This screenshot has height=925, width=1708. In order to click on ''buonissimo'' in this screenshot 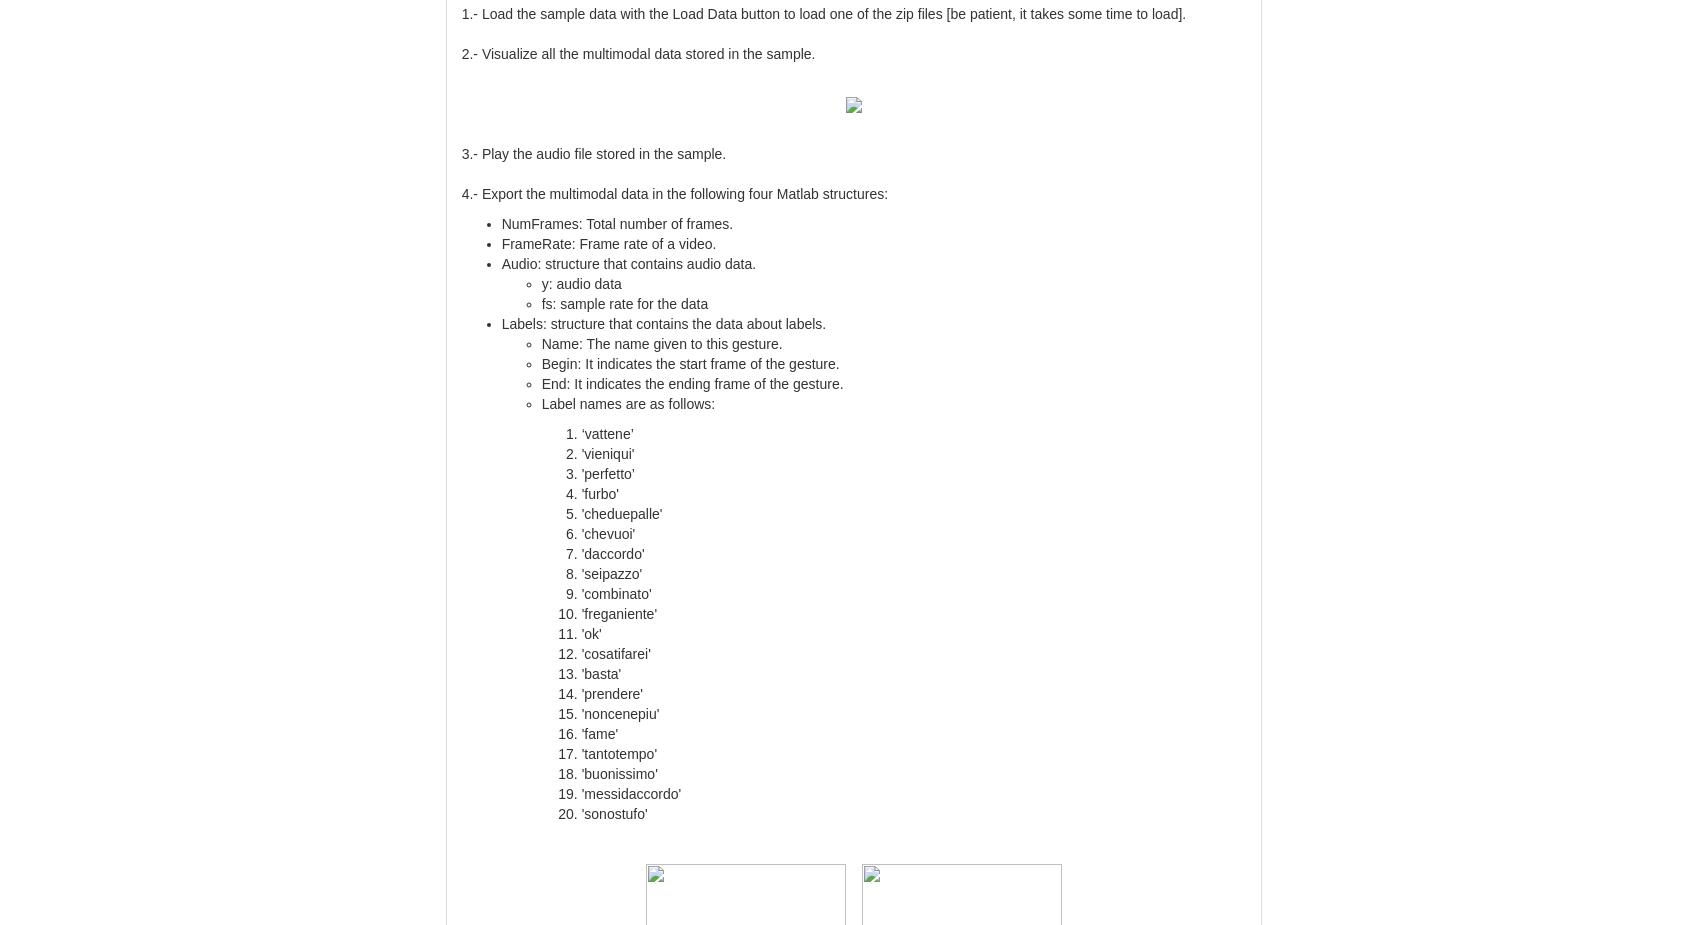, I will do `click(581, 773)`.